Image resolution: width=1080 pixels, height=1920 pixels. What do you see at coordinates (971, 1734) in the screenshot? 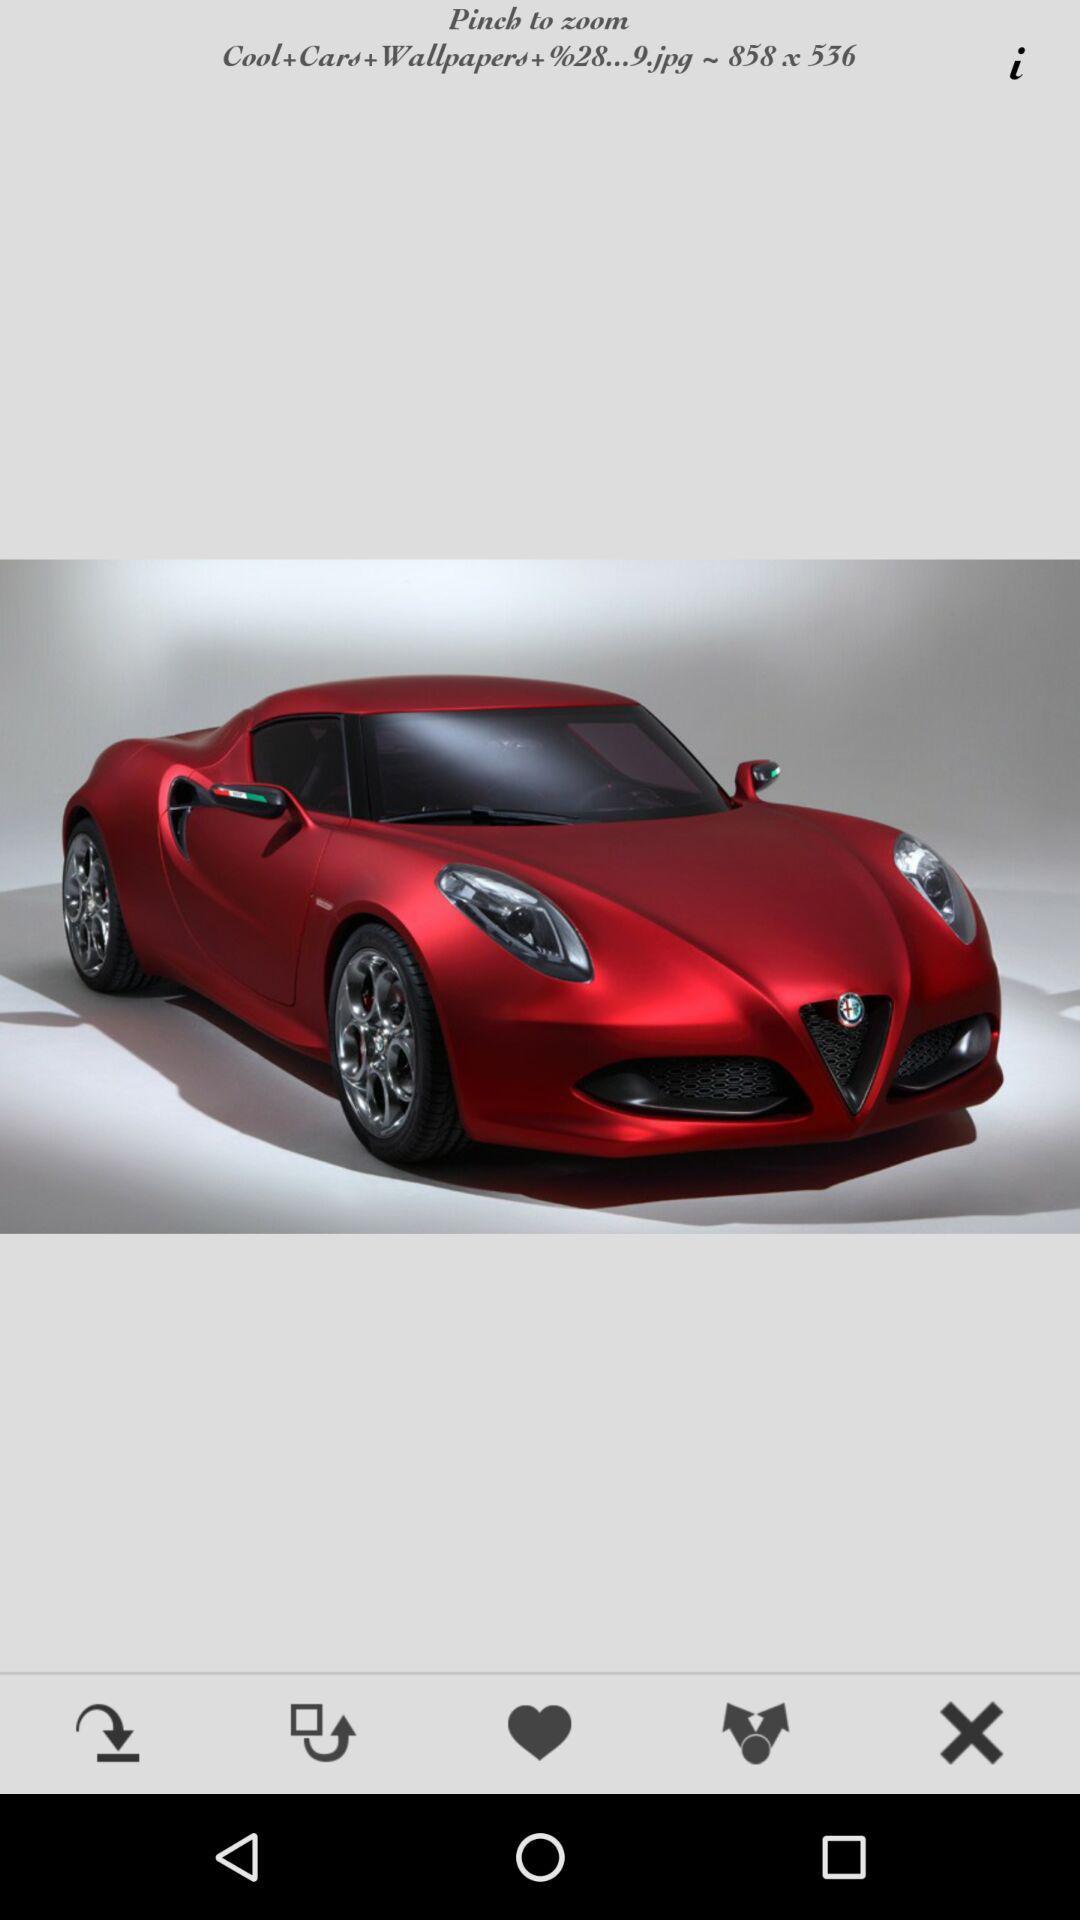
I see `close` at bounding box center [971, 1734].